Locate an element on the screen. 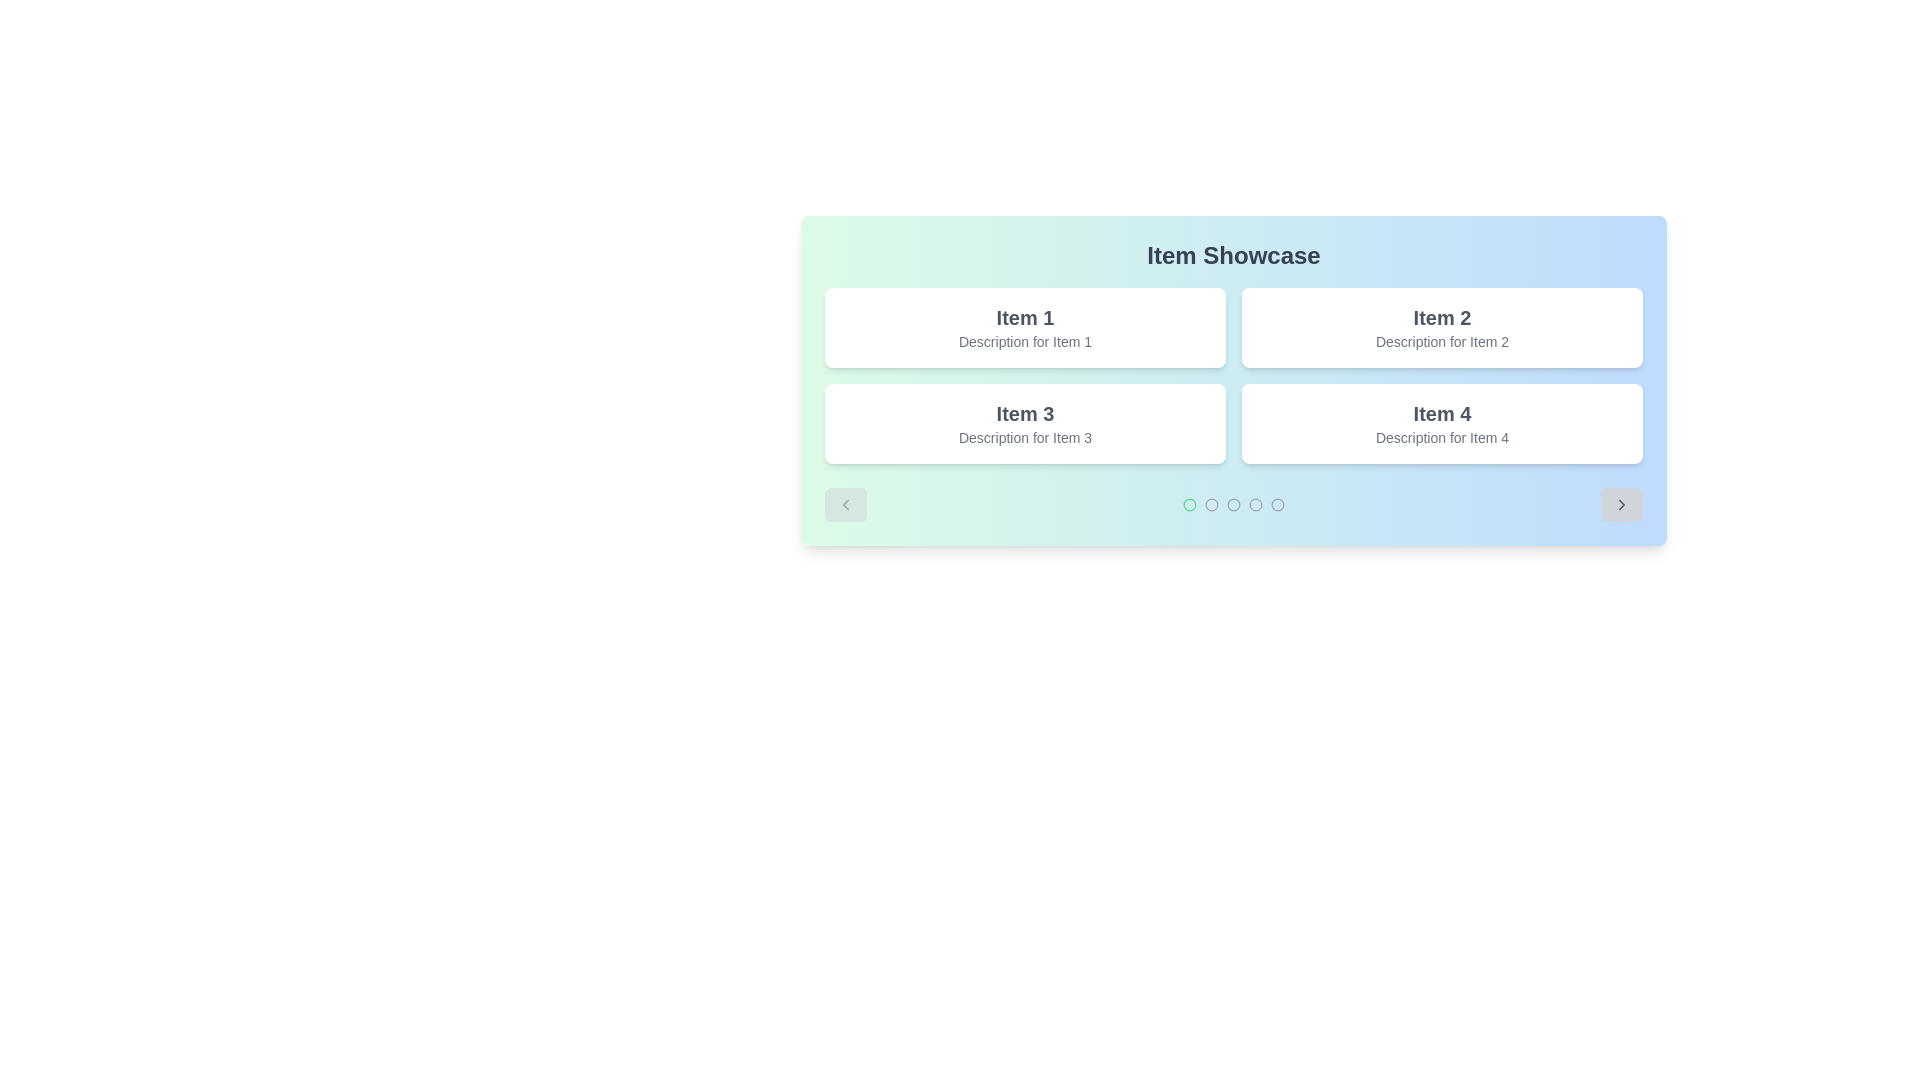  the specific circle in the Pagination Indicator located at the bottom of the 'Item Showcase' section to get more information is located at coordinates (1232, 504).